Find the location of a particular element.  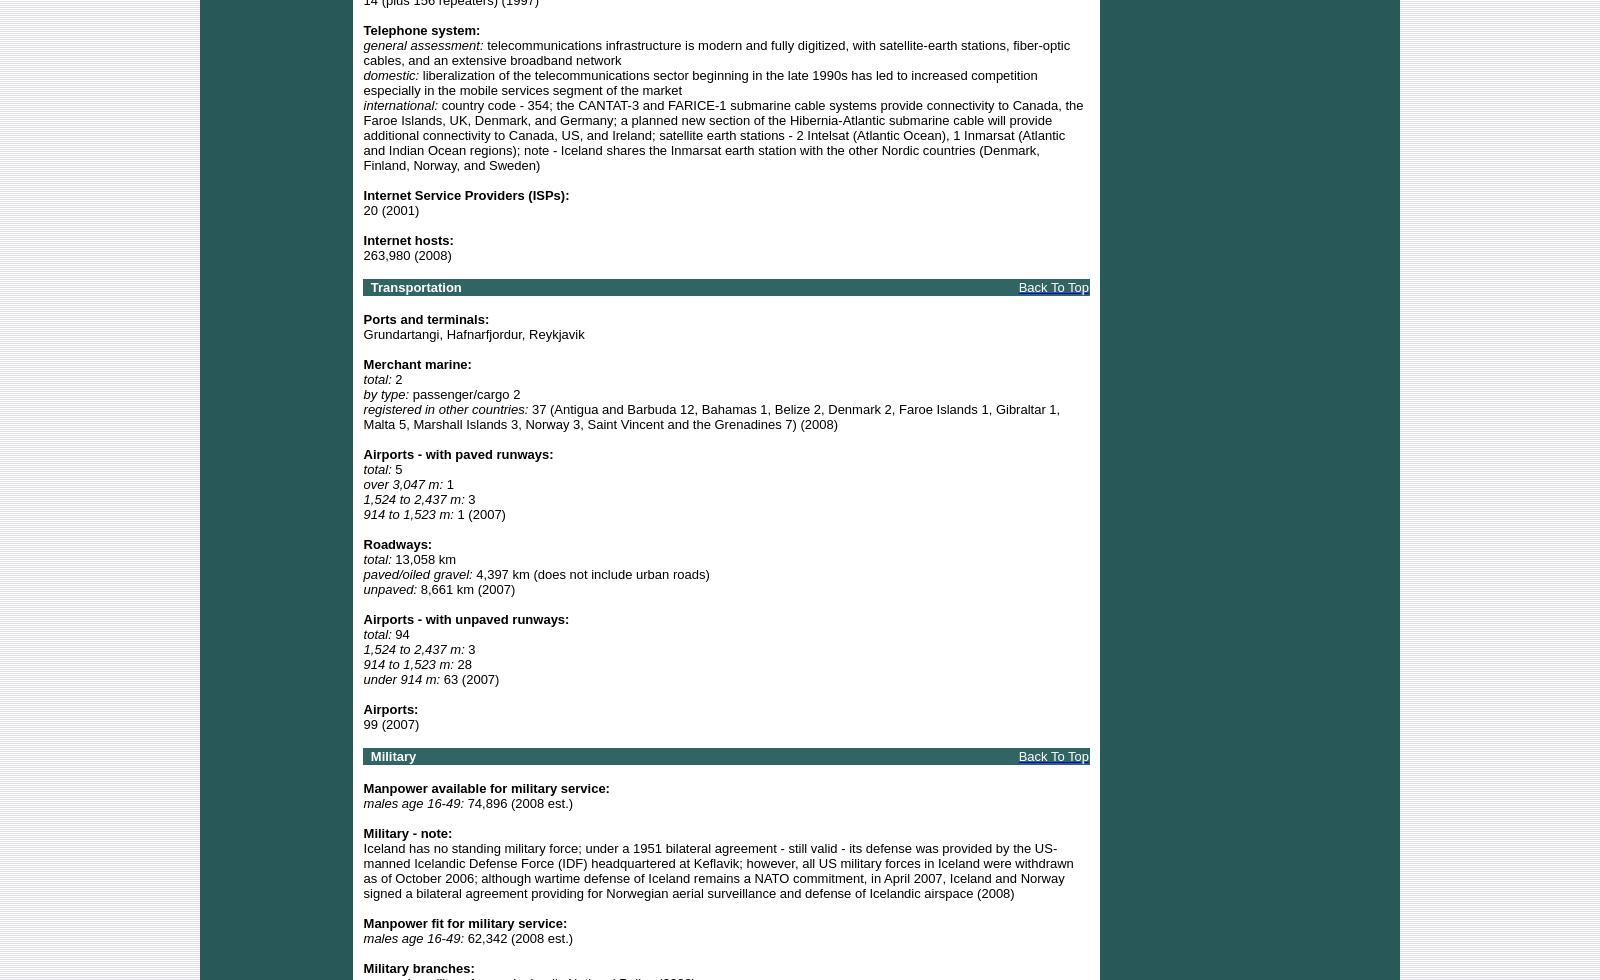

'2' is located at coordinates (391, 378).